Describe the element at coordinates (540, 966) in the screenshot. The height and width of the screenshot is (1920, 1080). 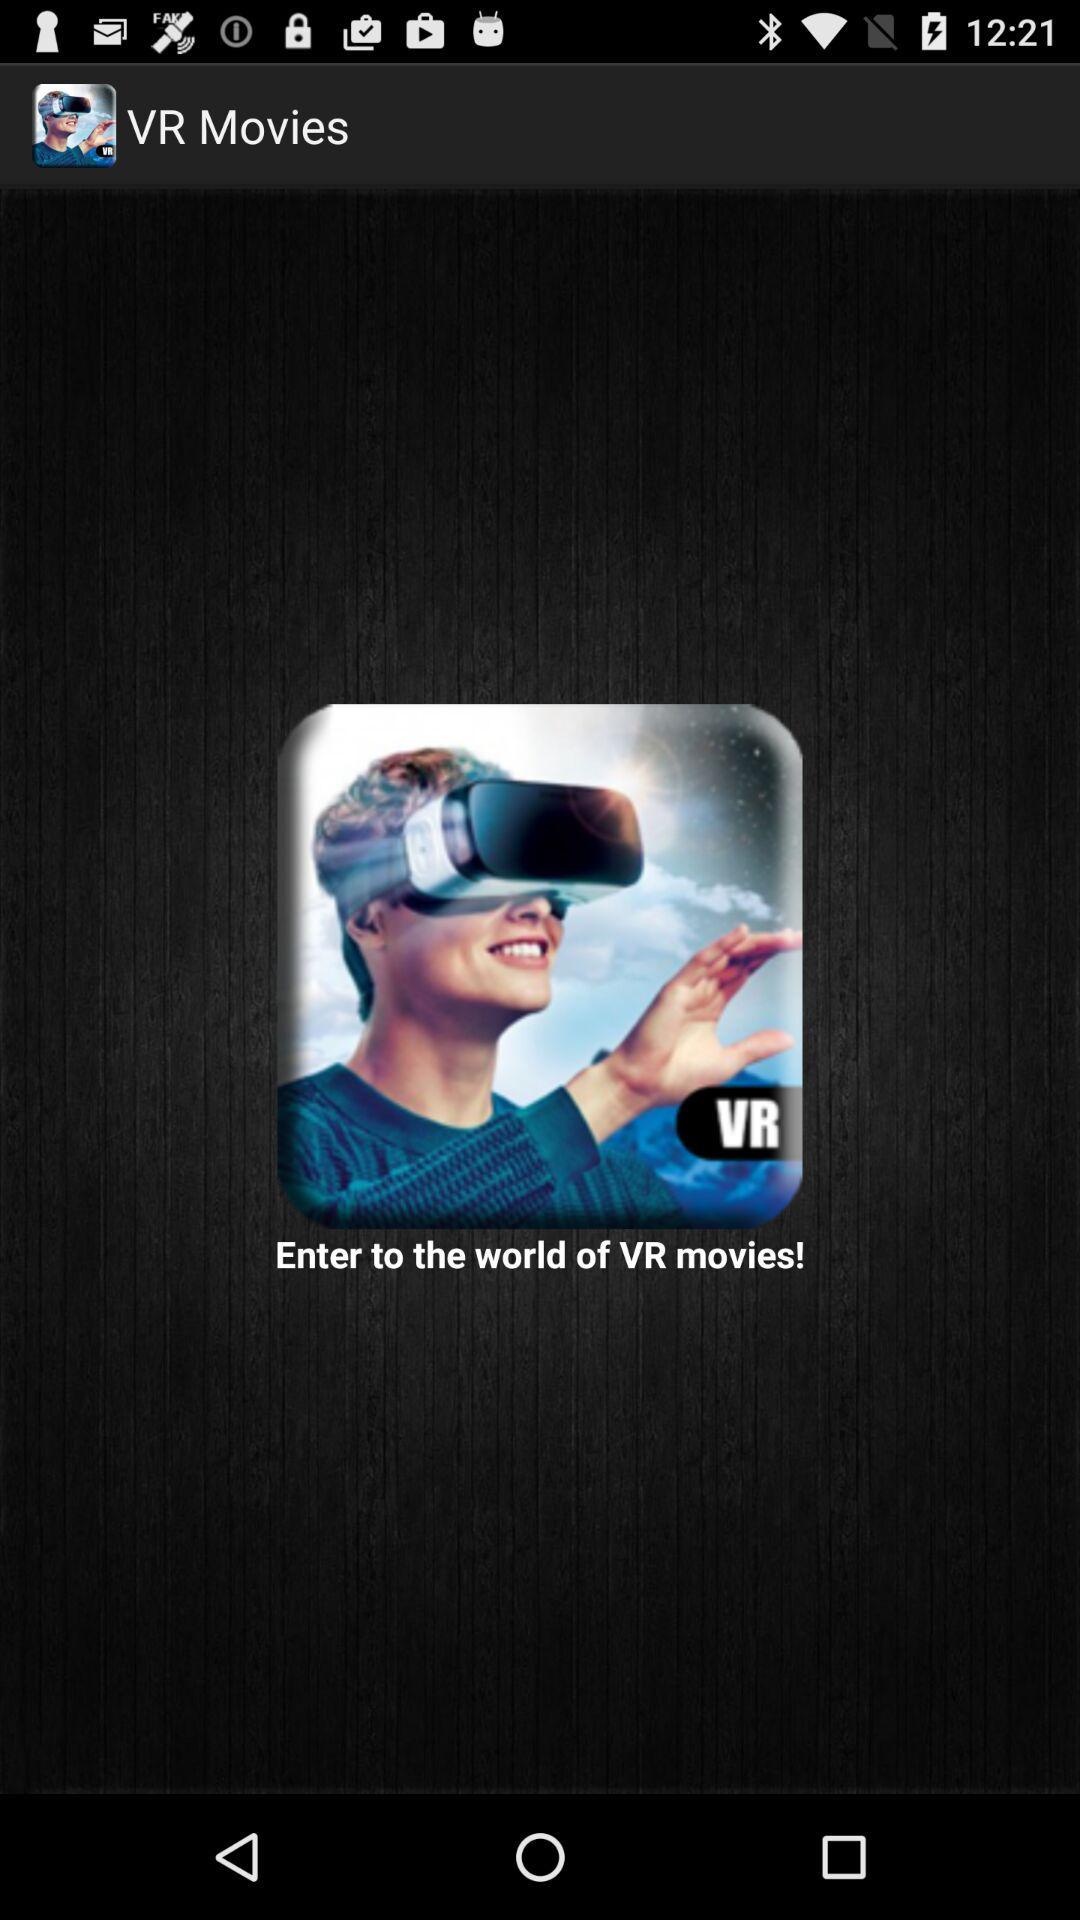
I see `item below vr movies icon` at that location.